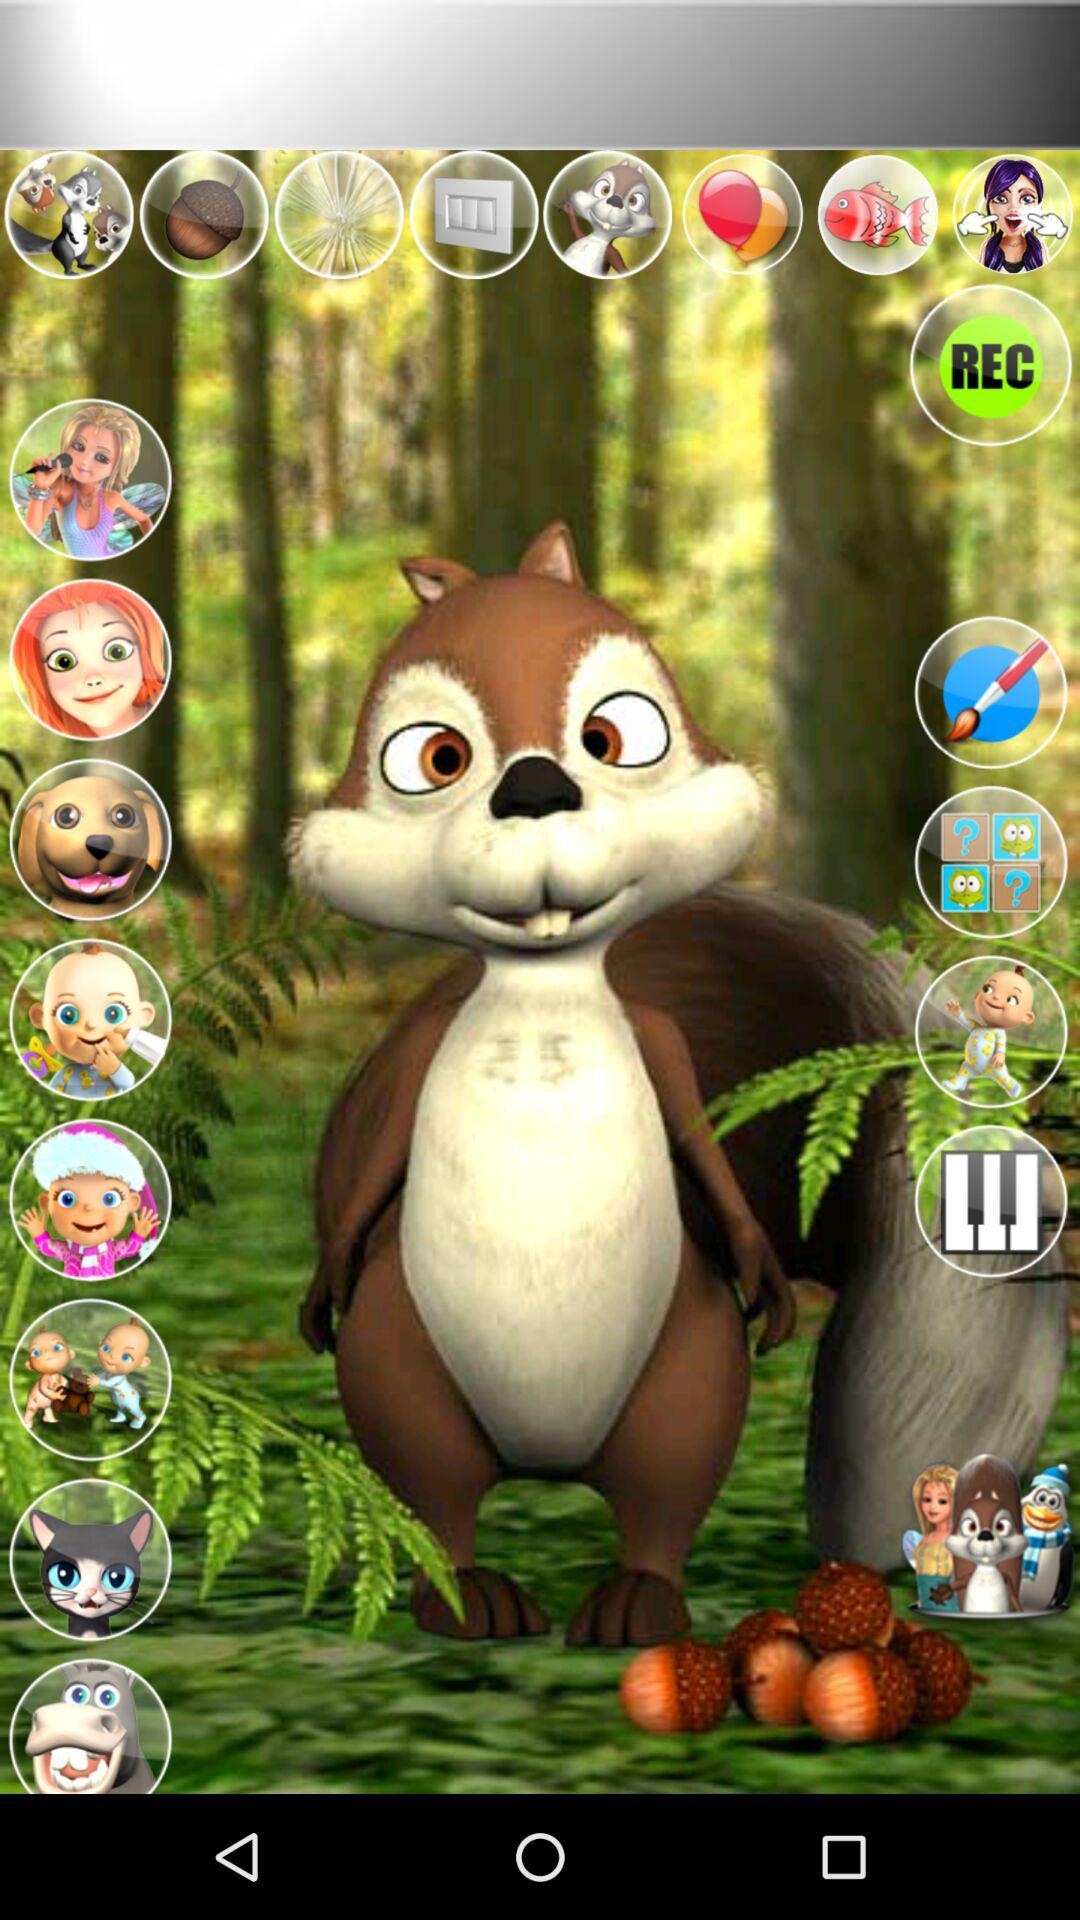  What do you see at coordinates (88, 1717) in the screenshot?
I see `change to hippo` at bounding box center [88, 1717].